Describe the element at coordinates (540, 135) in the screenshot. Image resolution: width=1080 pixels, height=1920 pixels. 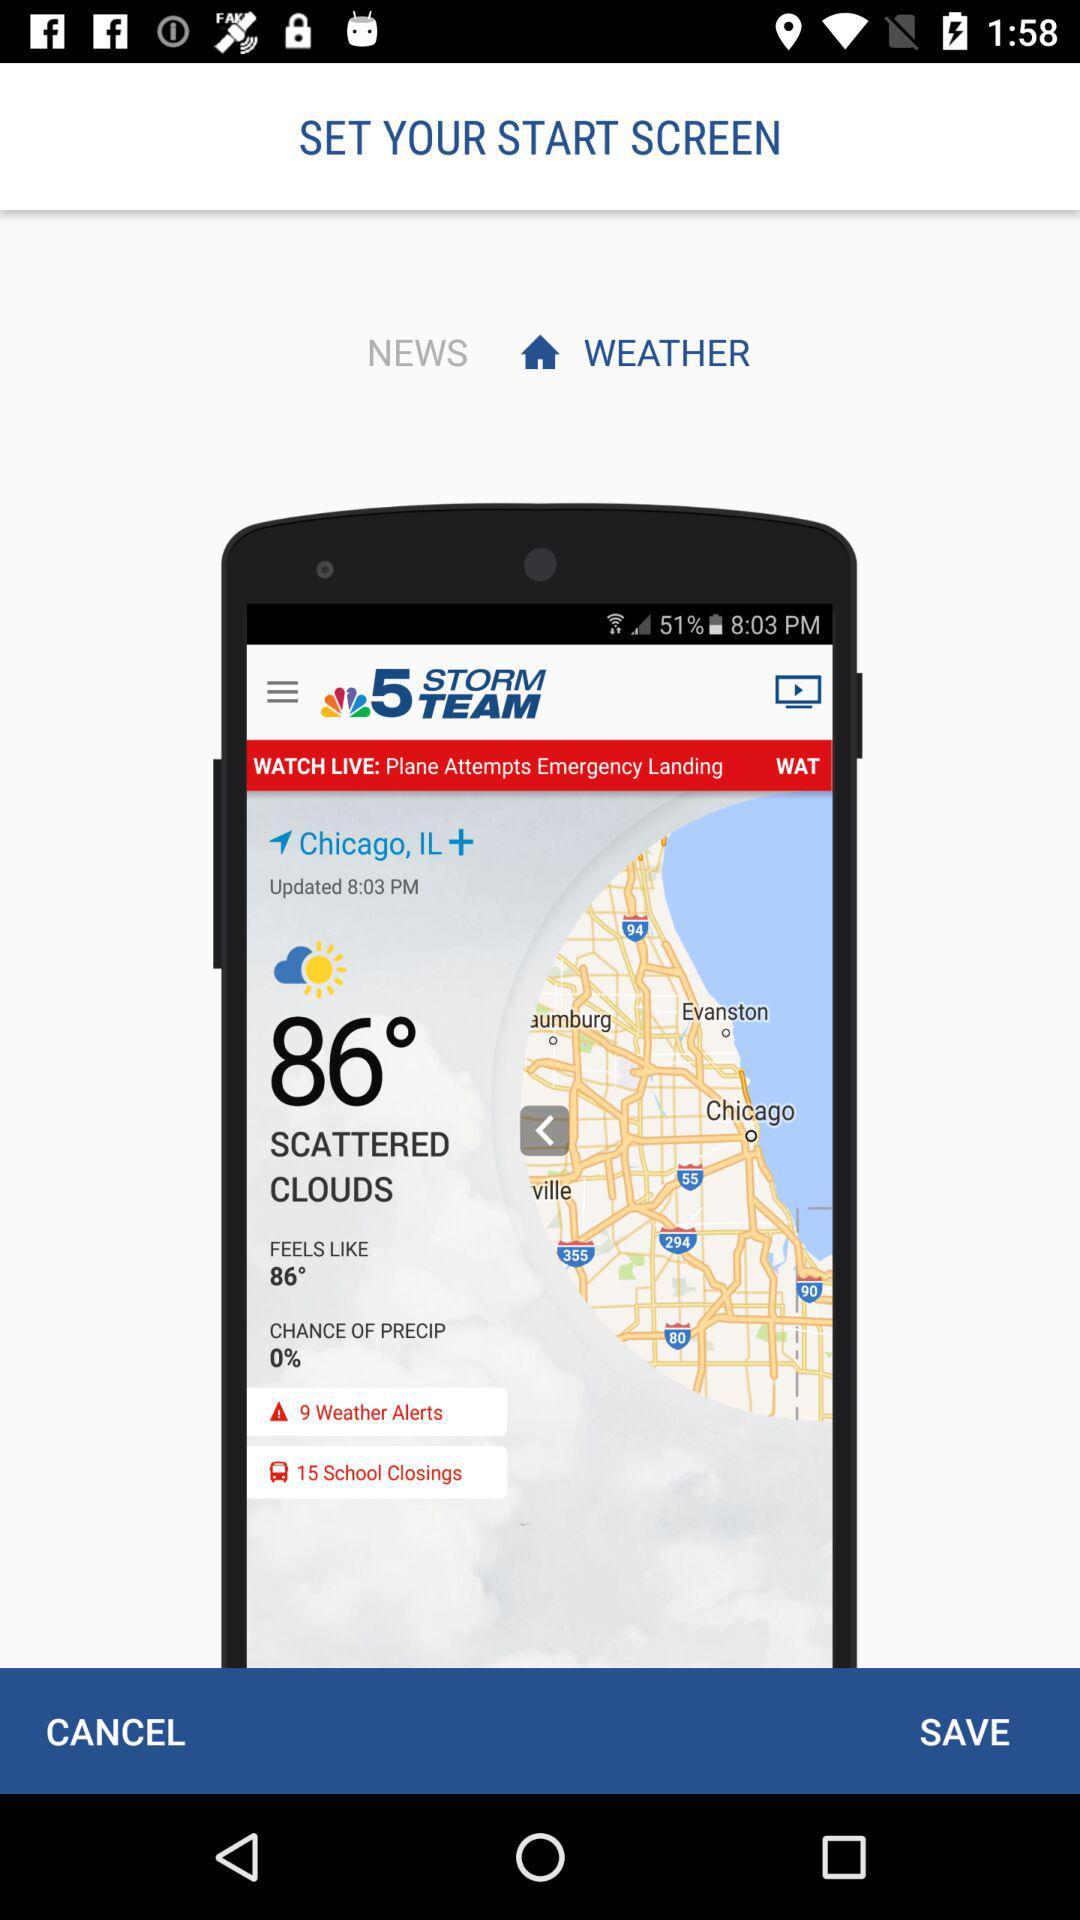
I see `set your start icon` at that location.